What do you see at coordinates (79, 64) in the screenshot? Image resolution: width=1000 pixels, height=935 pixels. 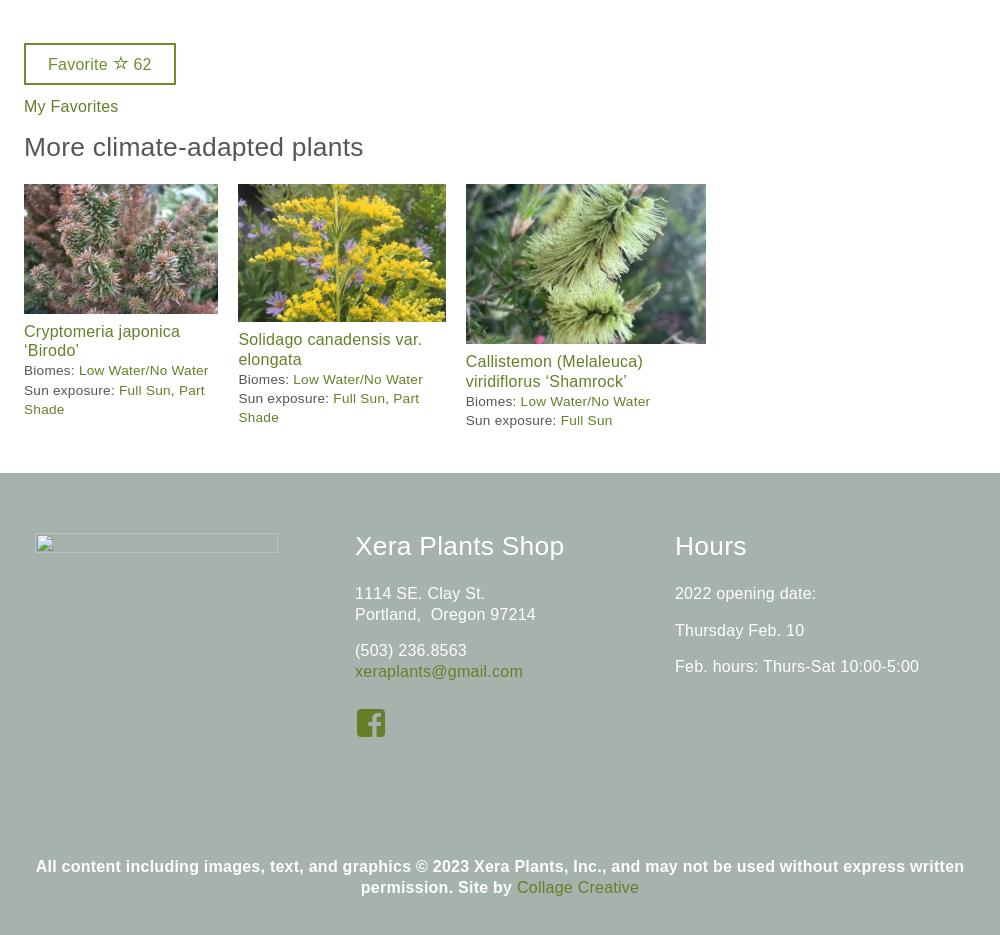 I see `'Favorite'` at bounding box center [79, 64].